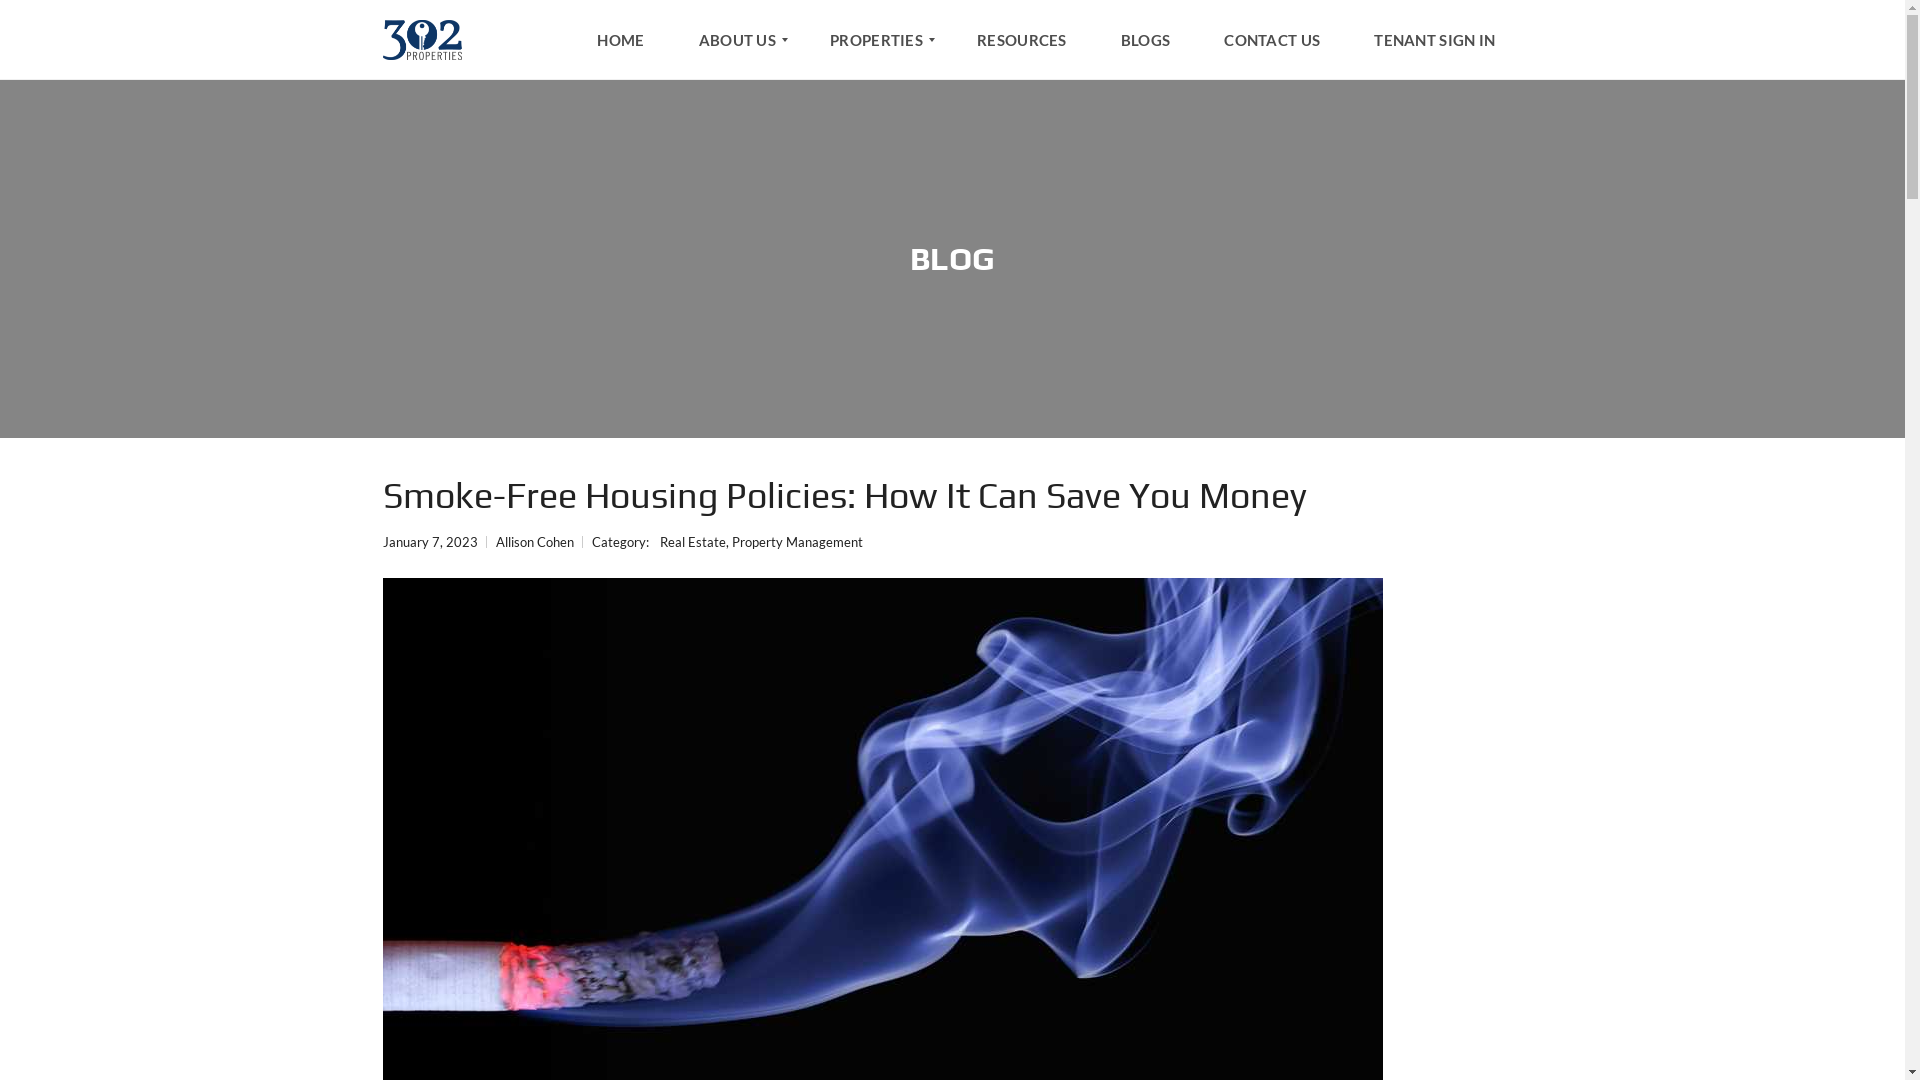 The height and width of the screenshot is (1080, 1920). I want to click on 'ABOUT US', so click(736, 39).